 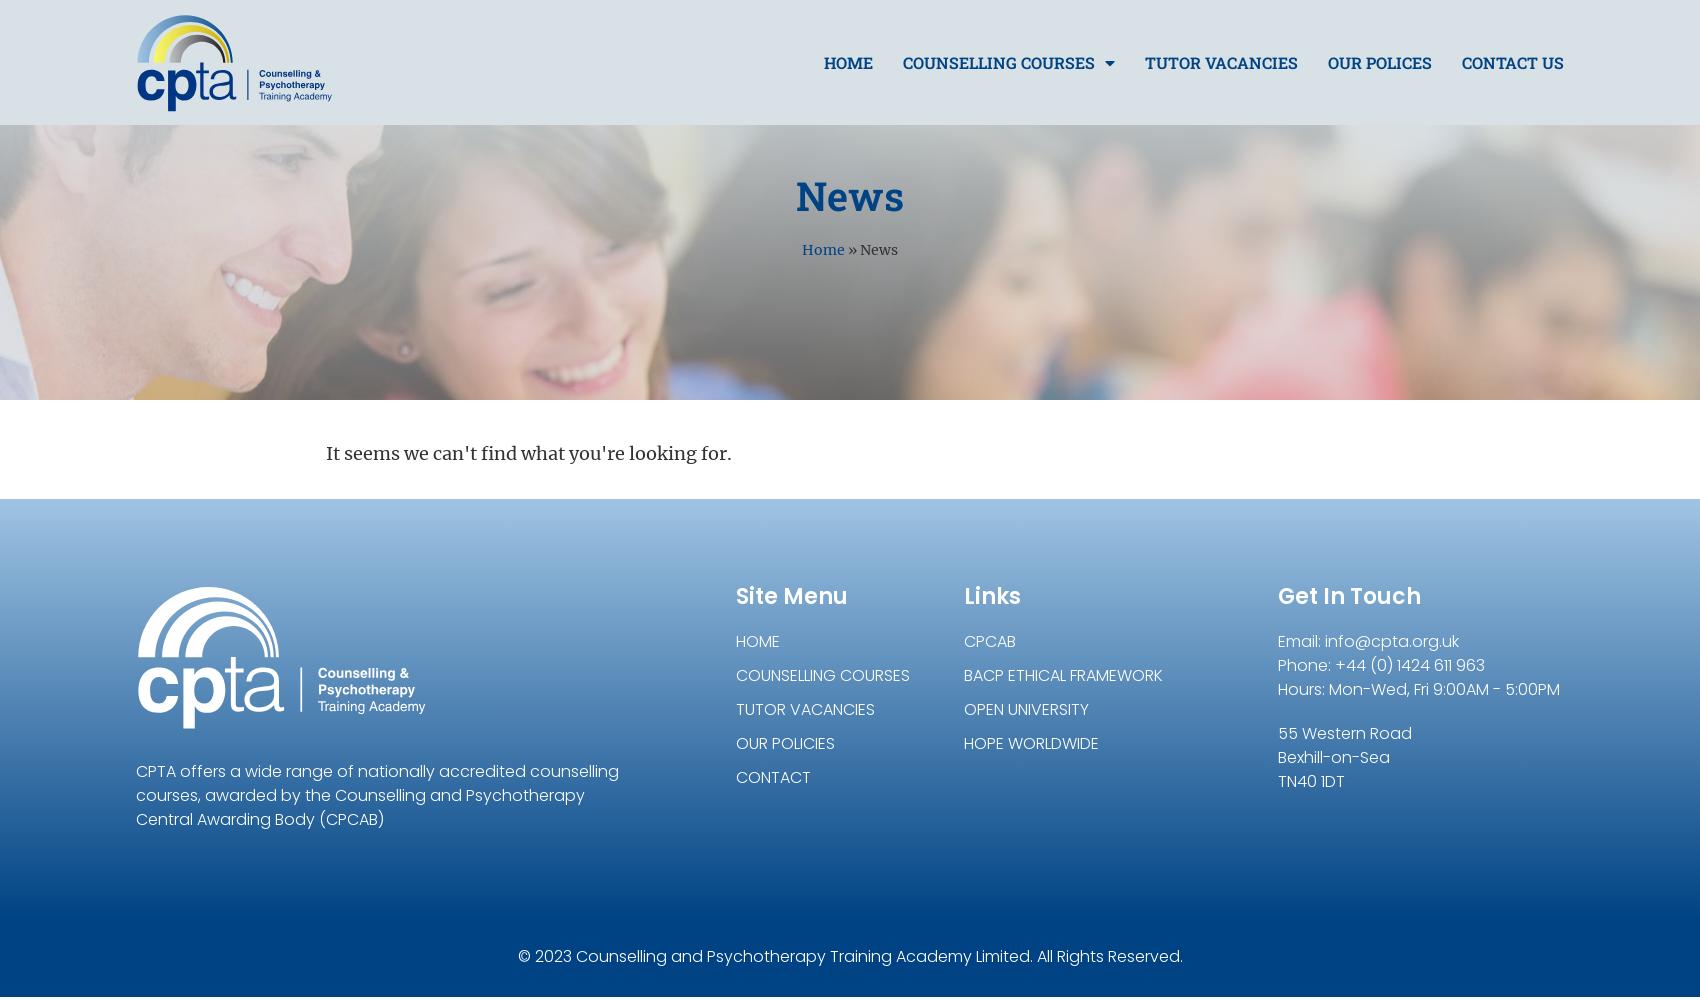 What do you see at coordinates (790, 594) in the screenshot?
I see `'Site Menu'` at bounding box center [790, 594].